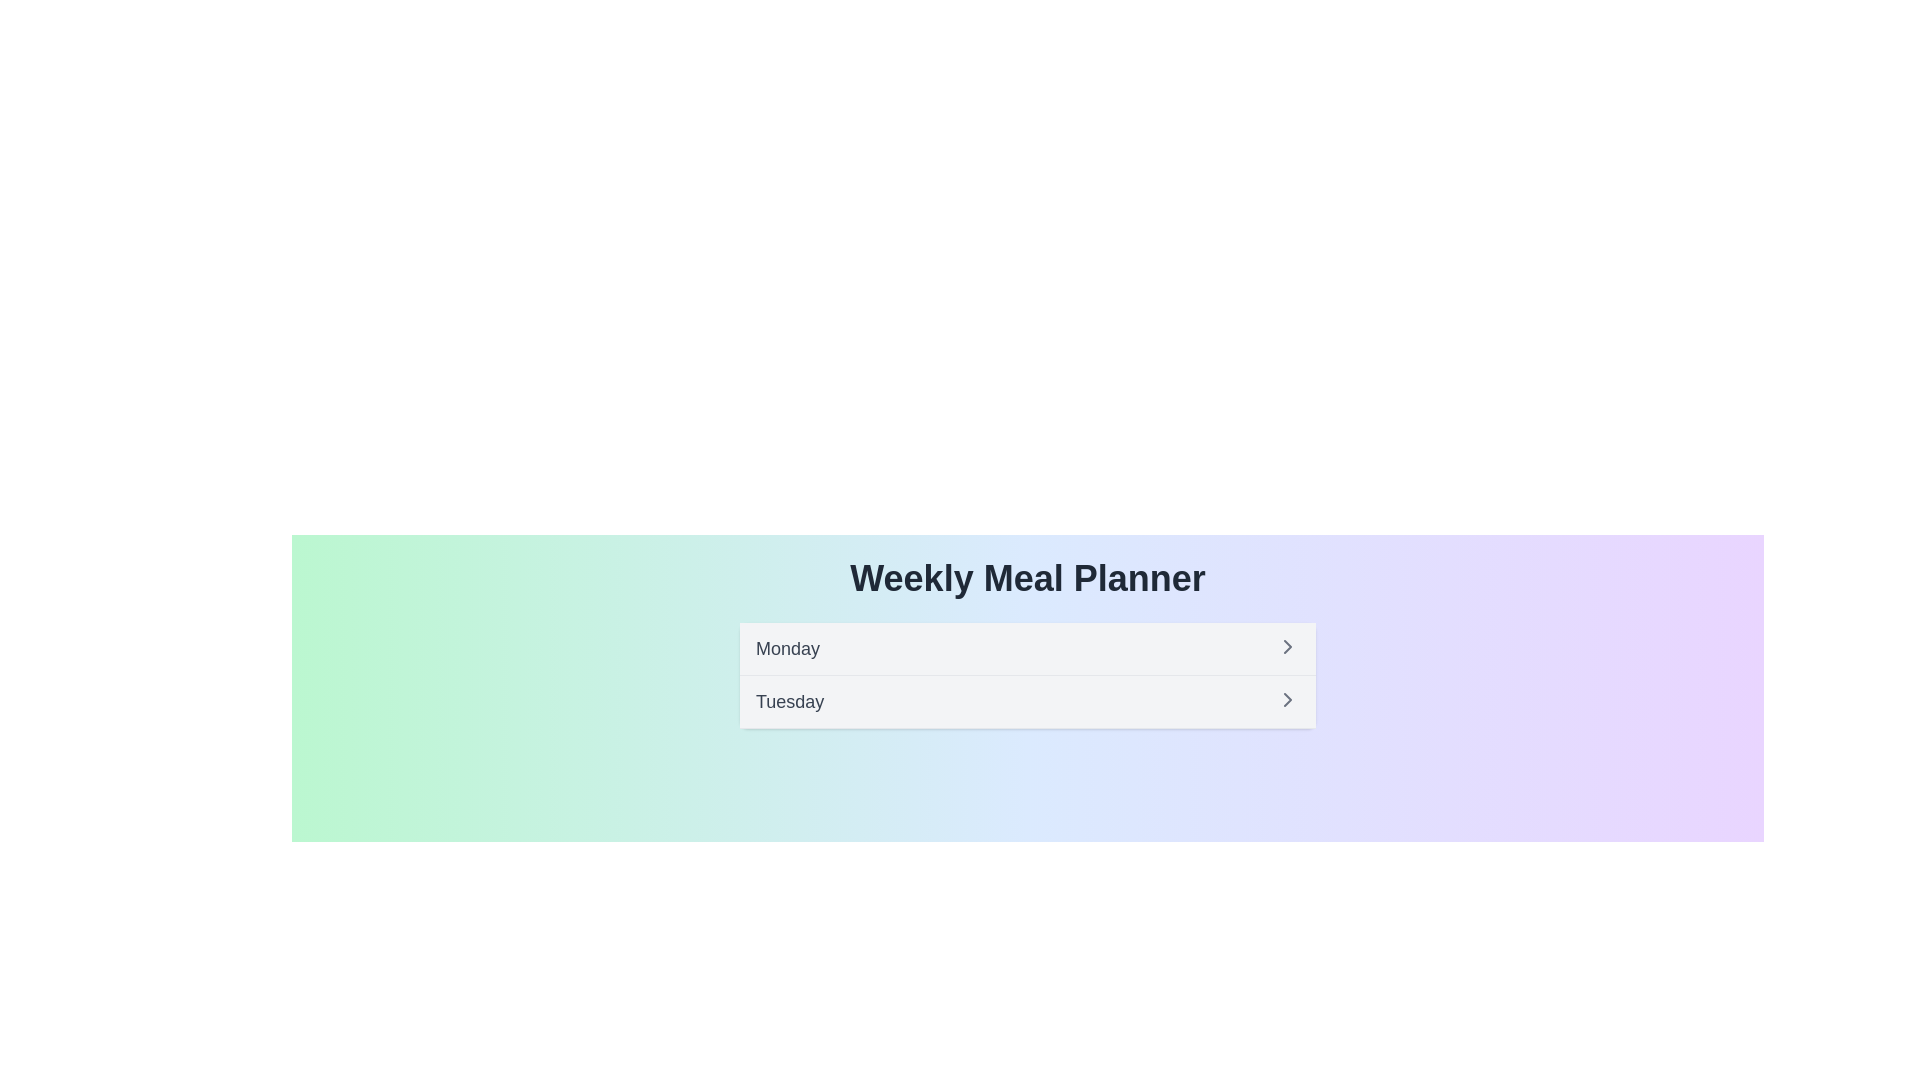 Image resolution: width=1920 pixels, height=1080 pixels. Describe the element at coordinates (1027, 701) in the screenshot. I see `the interactive list item labeled 'Tuesday' using keyboard inputs, which is the second item in a vertical list beneath 'Monday'` at that location.